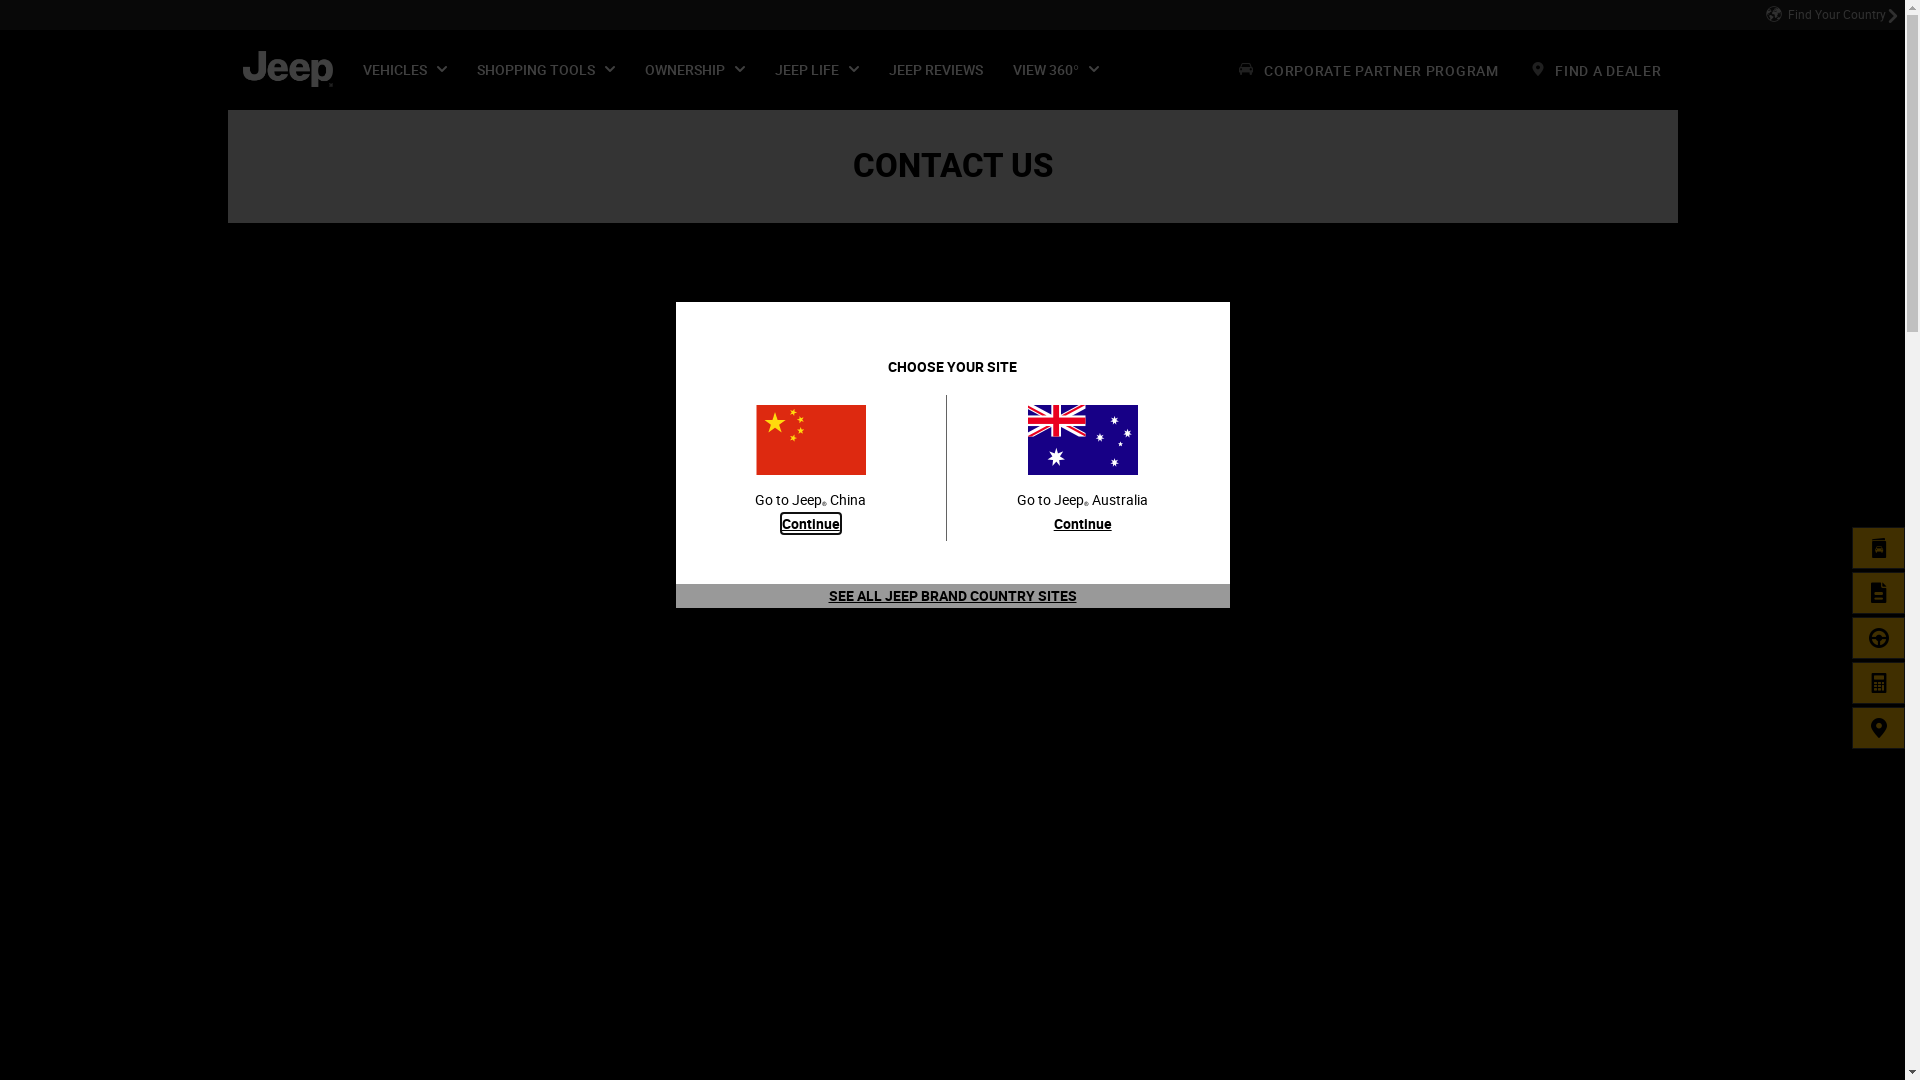  I want to click on 'SHOPPING TOOLS', so click(546, 68).